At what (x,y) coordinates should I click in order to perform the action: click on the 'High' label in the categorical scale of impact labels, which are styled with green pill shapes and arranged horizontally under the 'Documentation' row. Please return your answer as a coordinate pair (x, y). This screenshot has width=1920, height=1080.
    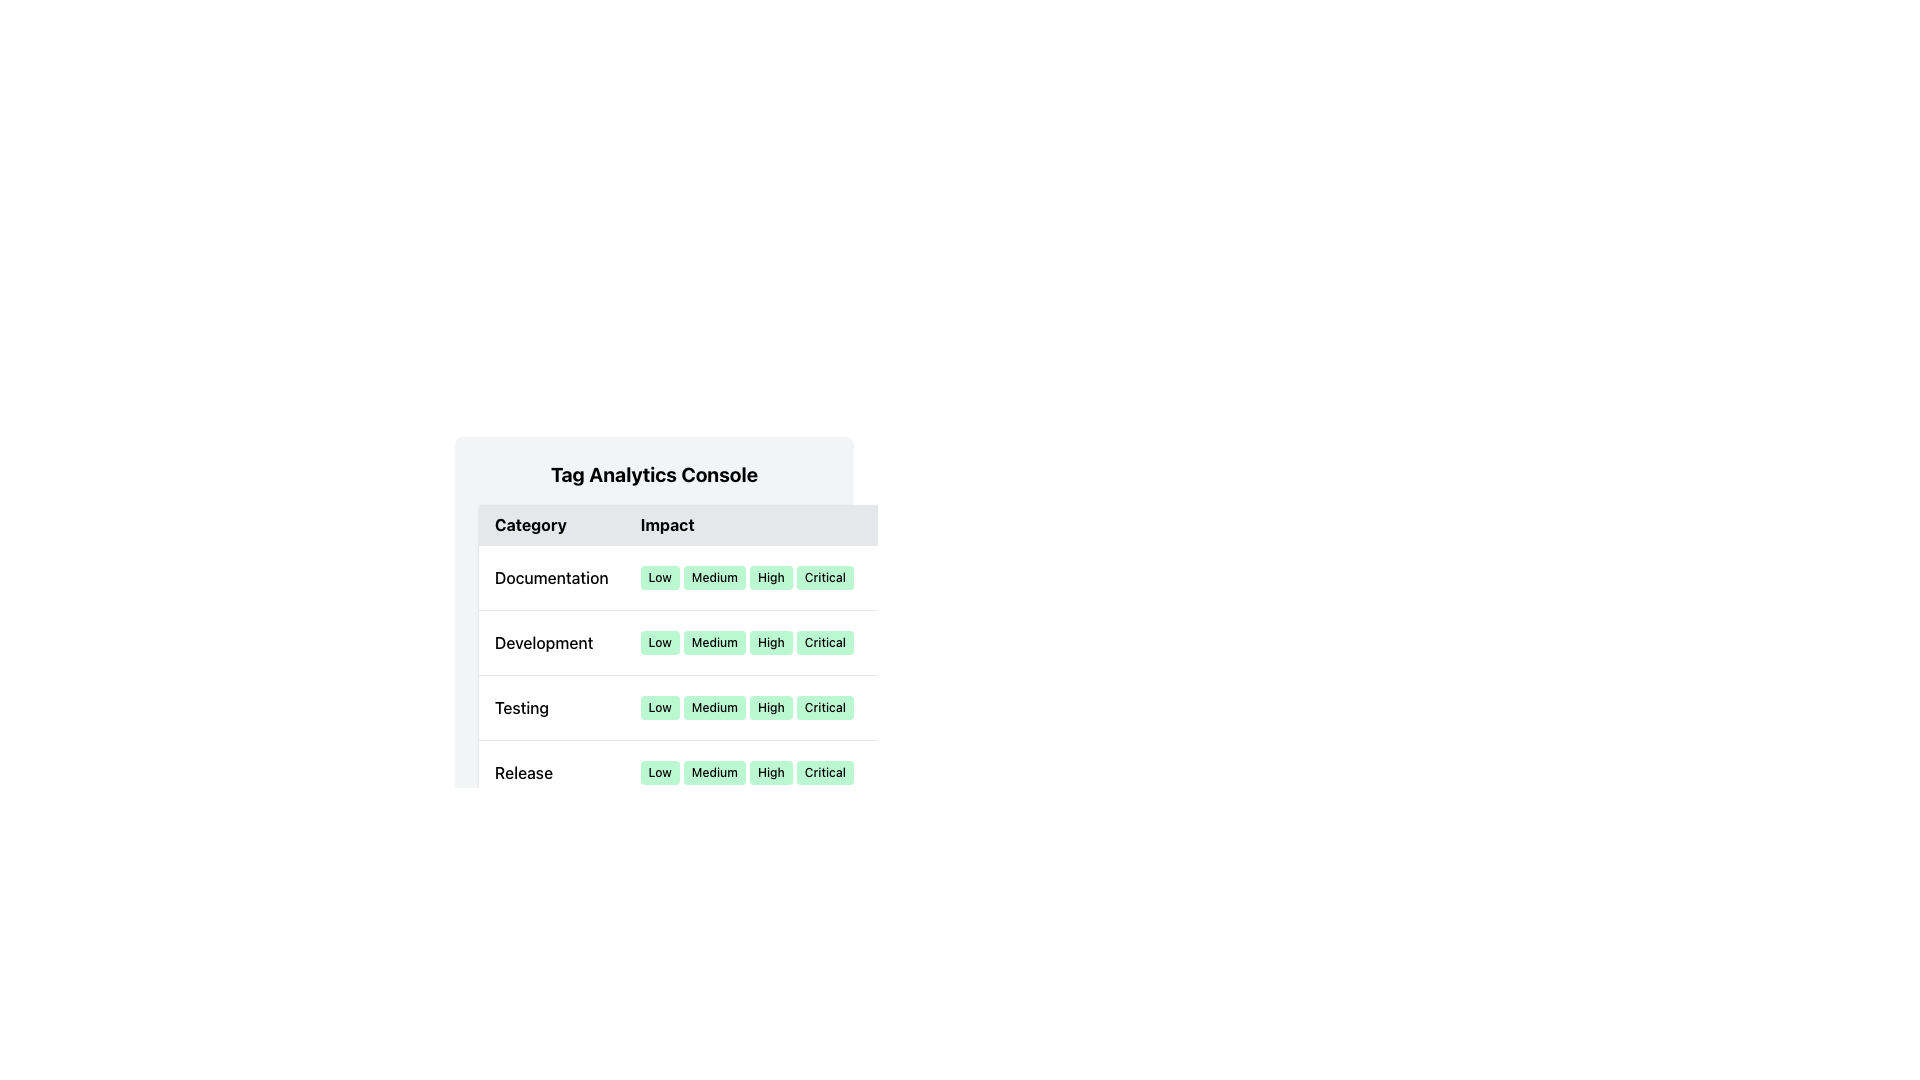
    Looking at the image, I should click on (746, 578).